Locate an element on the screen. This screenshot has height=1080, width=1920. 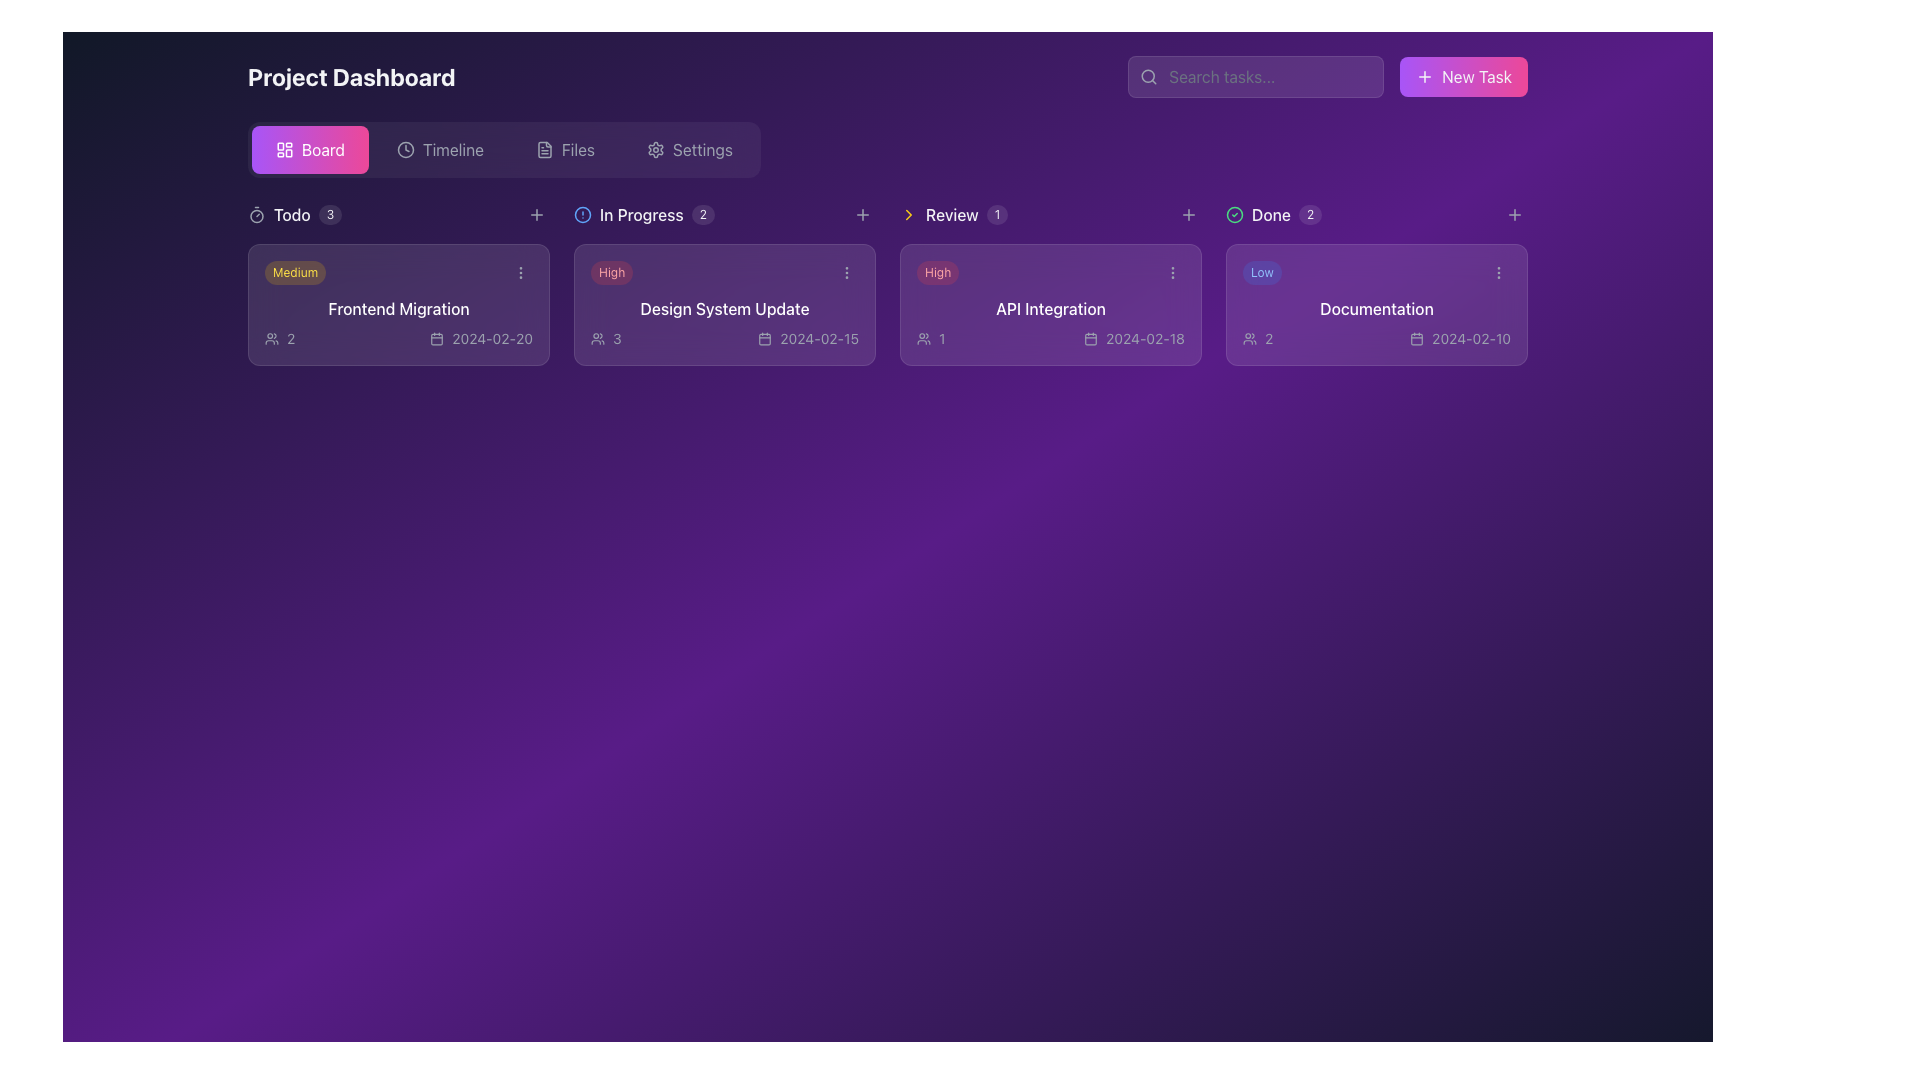
the Text Label displaying the count of users associated with the 'Design System Update' task located in the 'In Progress' section of the dashboard is located at coordinates (616, 338).